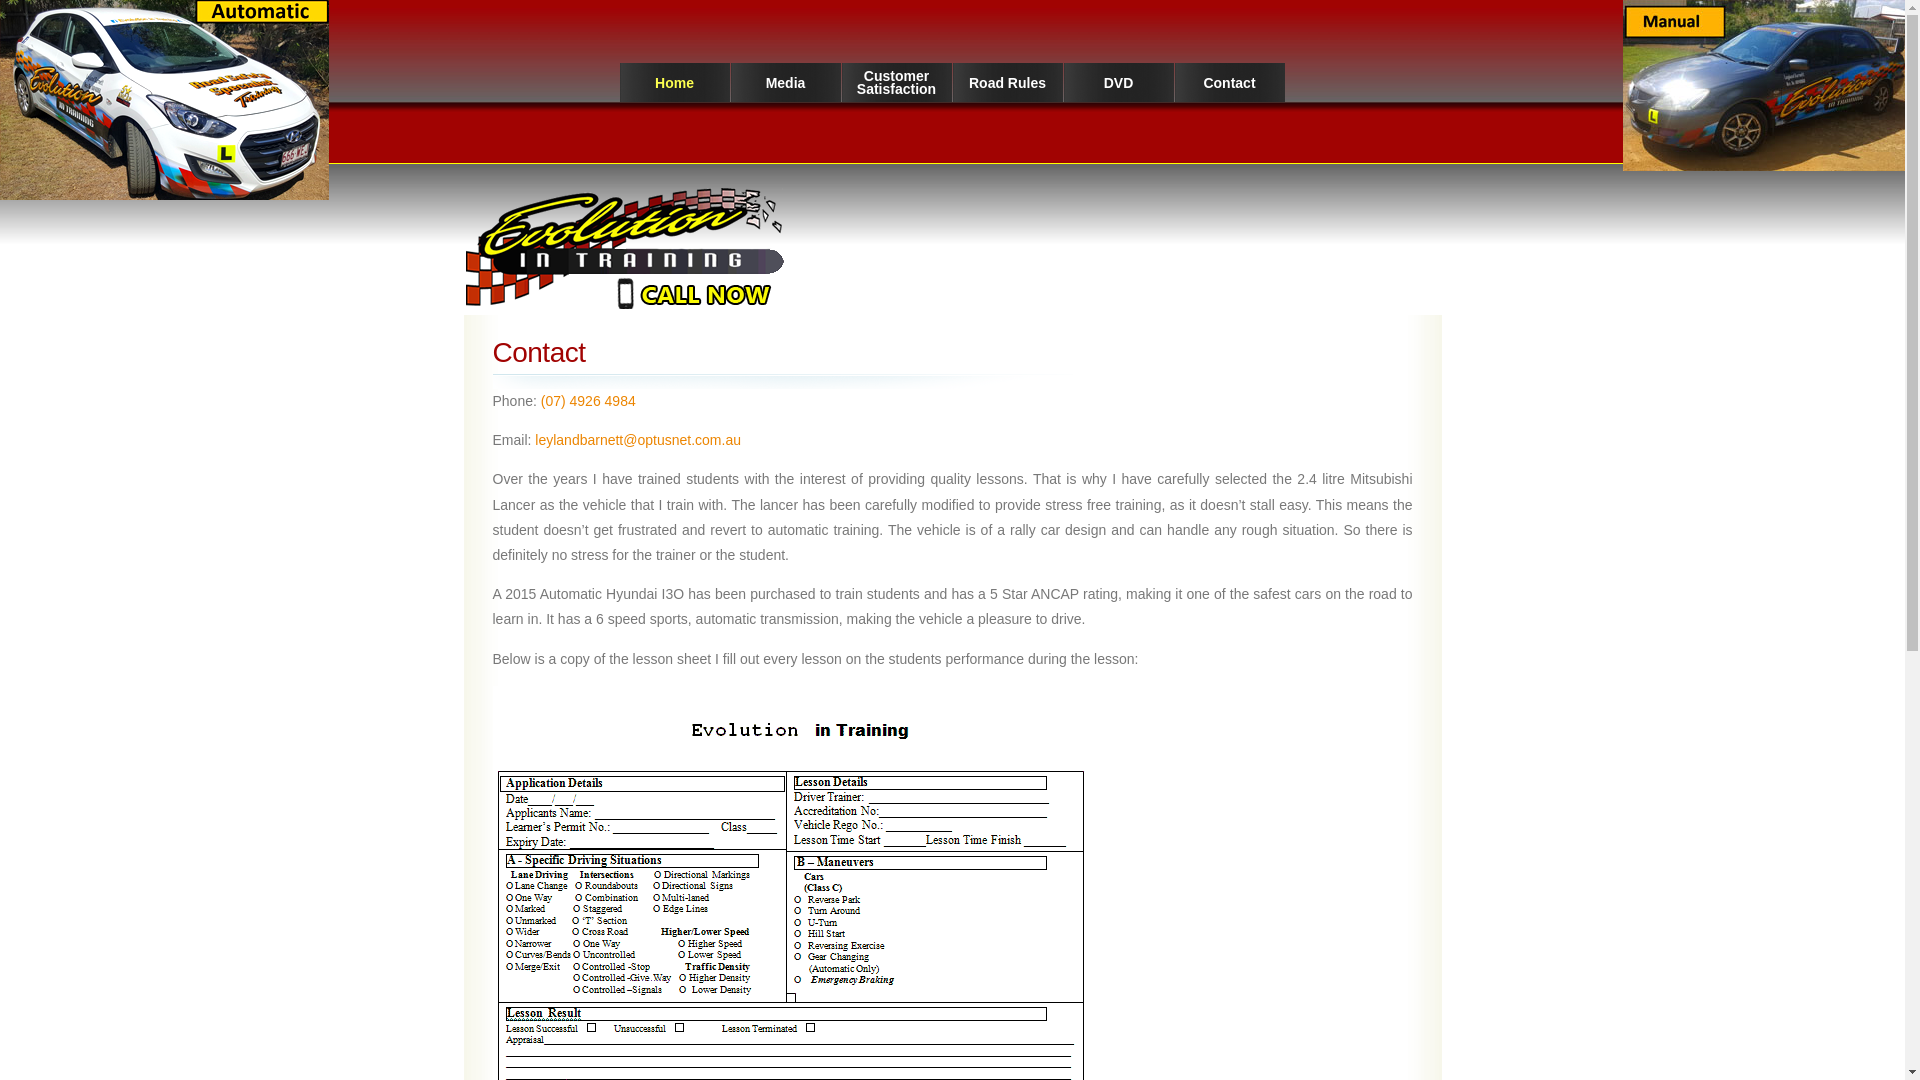 The width and height of the screenshot is (1920, 1080). Describe the element at coordinates (1227, 83) in the screenshot. I see `'Contact'` at that location.